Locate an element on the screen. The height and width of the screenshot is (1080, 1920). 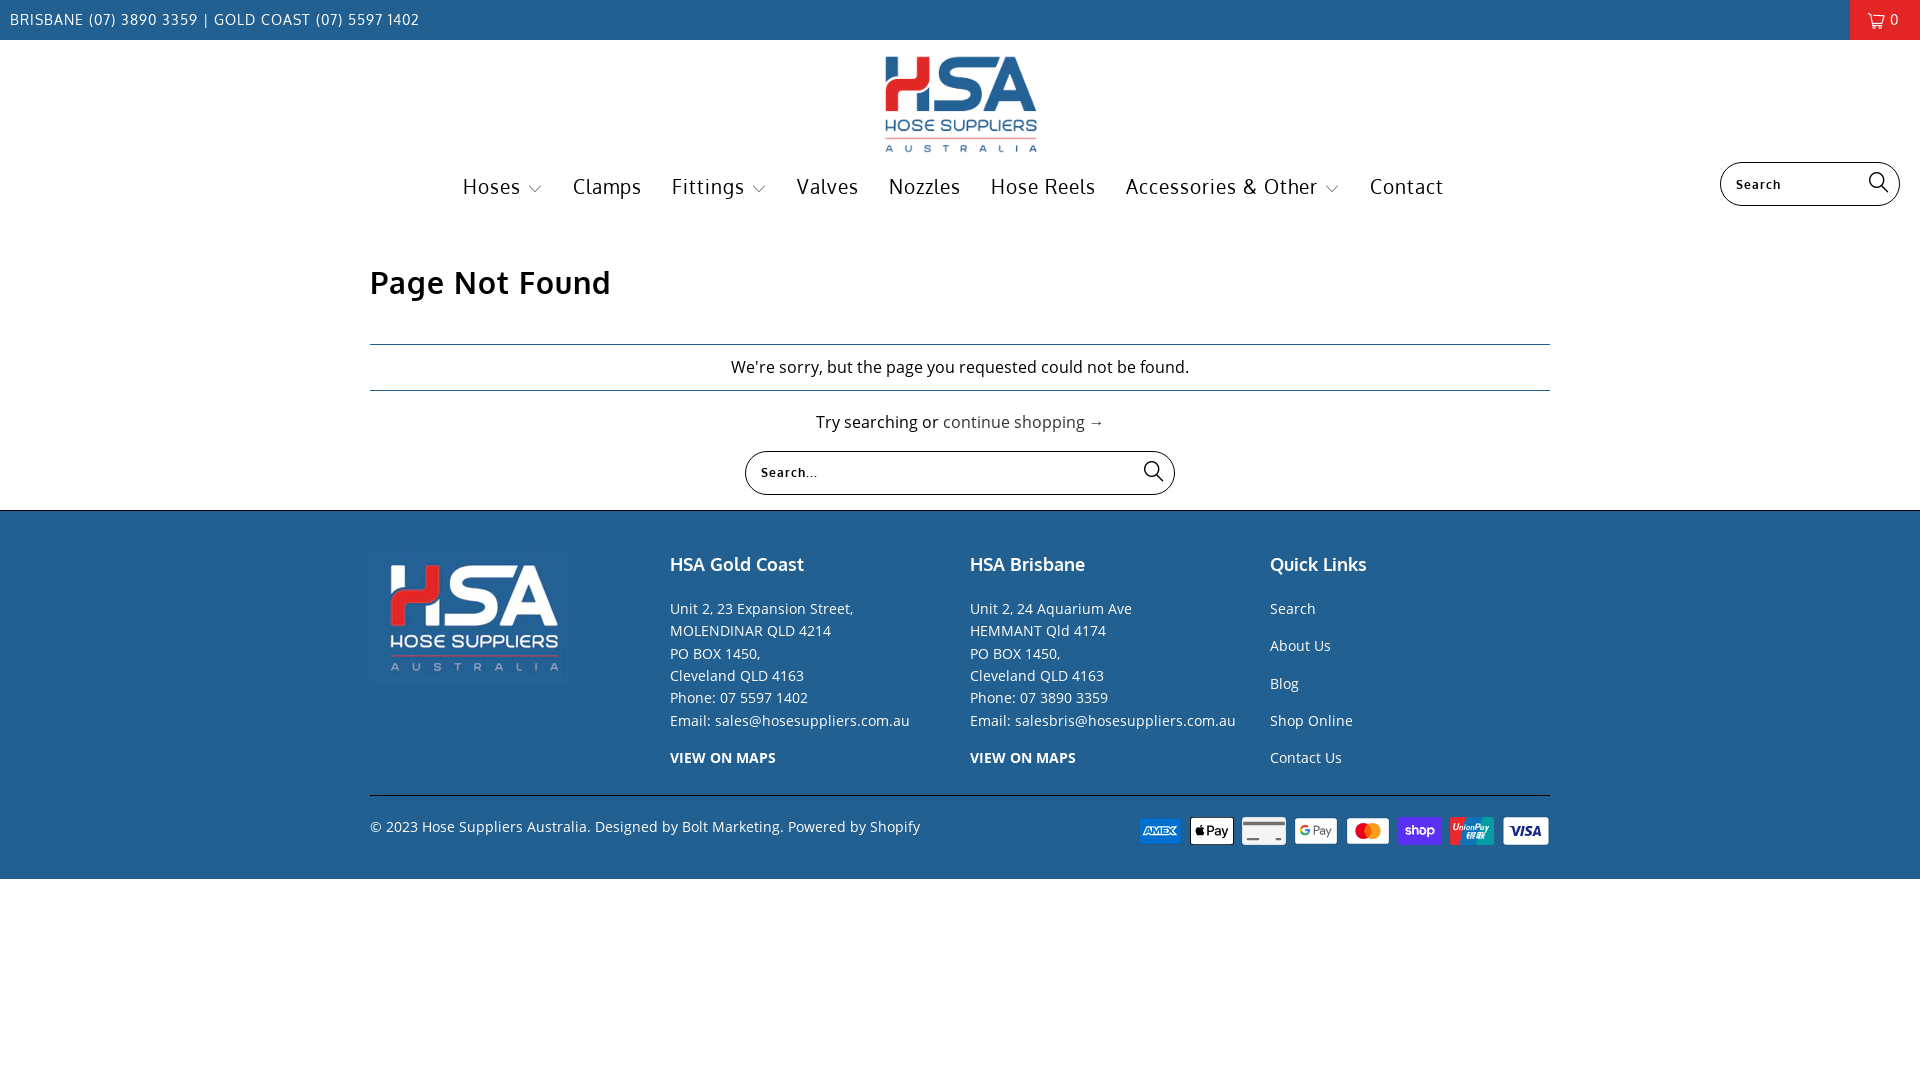
'Nozzles' is located at coordinates (924, 187).